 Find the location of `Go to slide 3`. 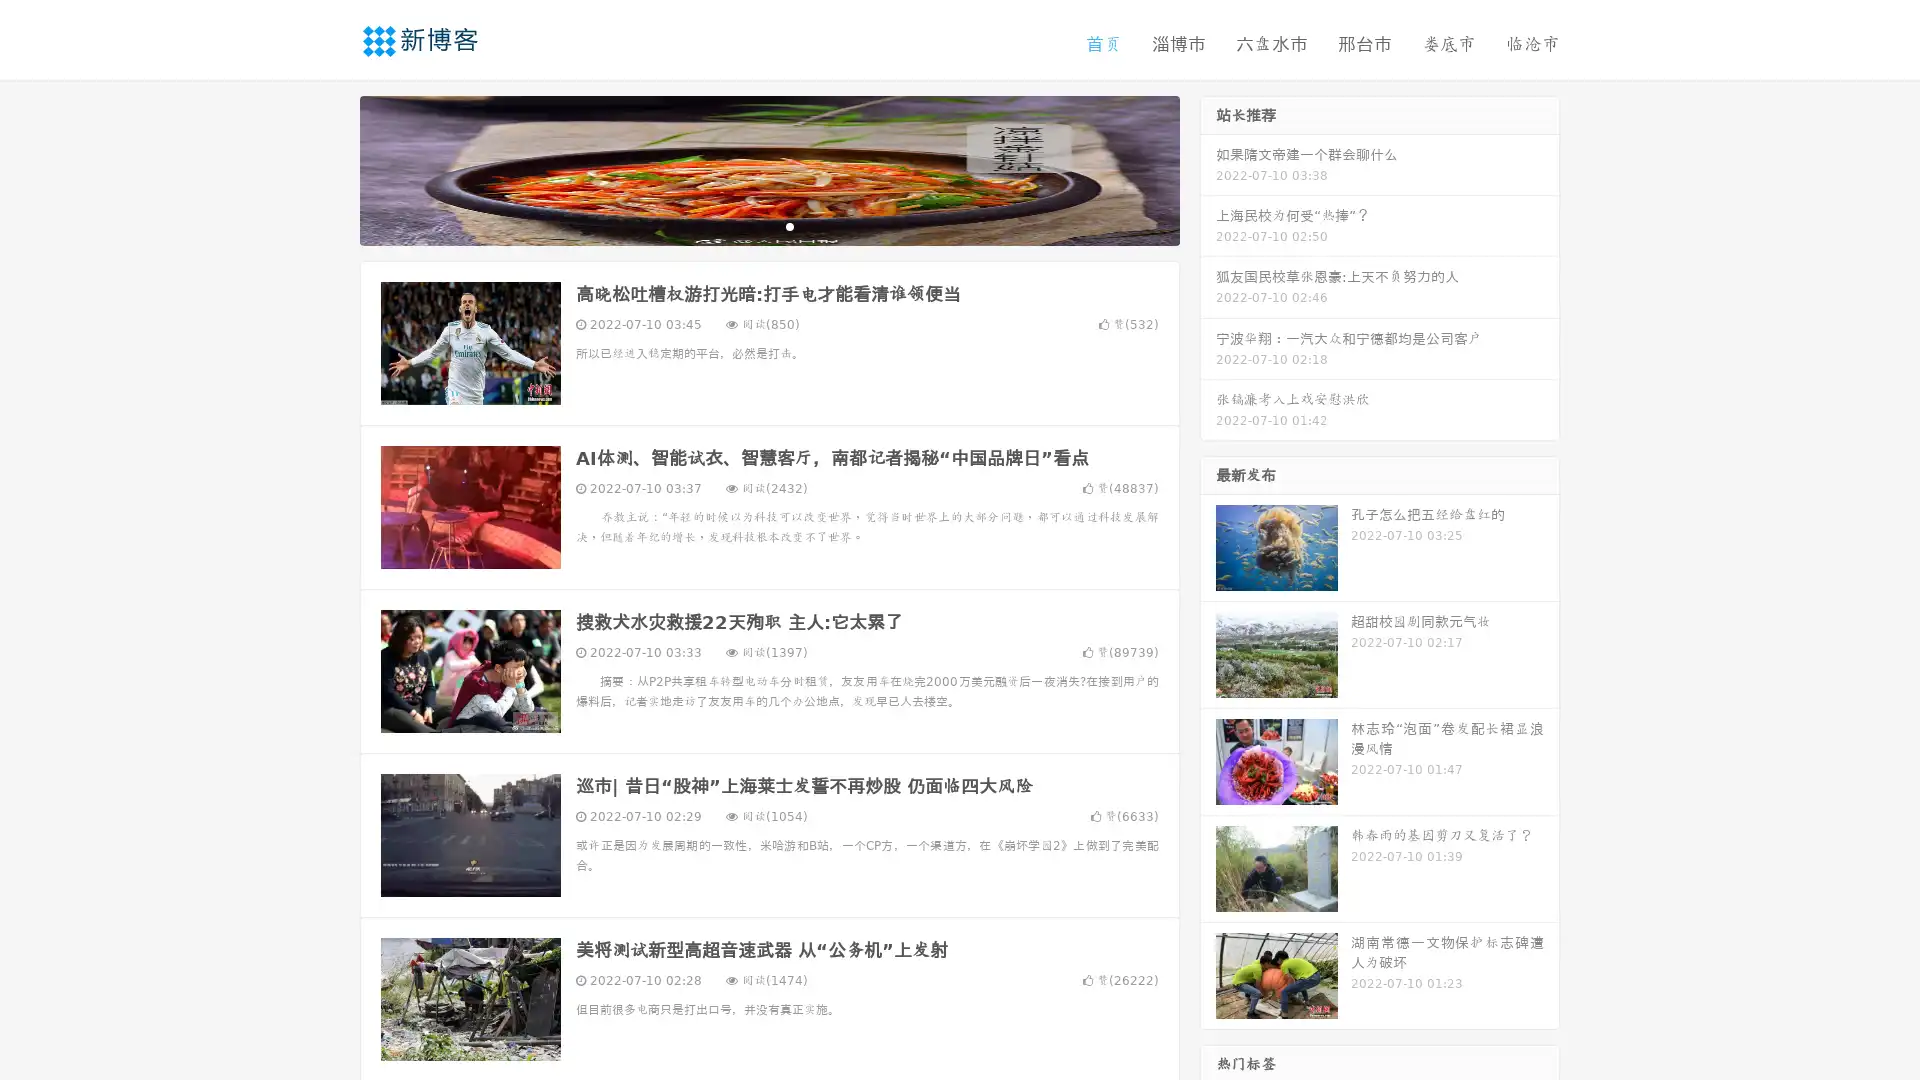

Go to slide 3 is located at coordinates (789, 225).